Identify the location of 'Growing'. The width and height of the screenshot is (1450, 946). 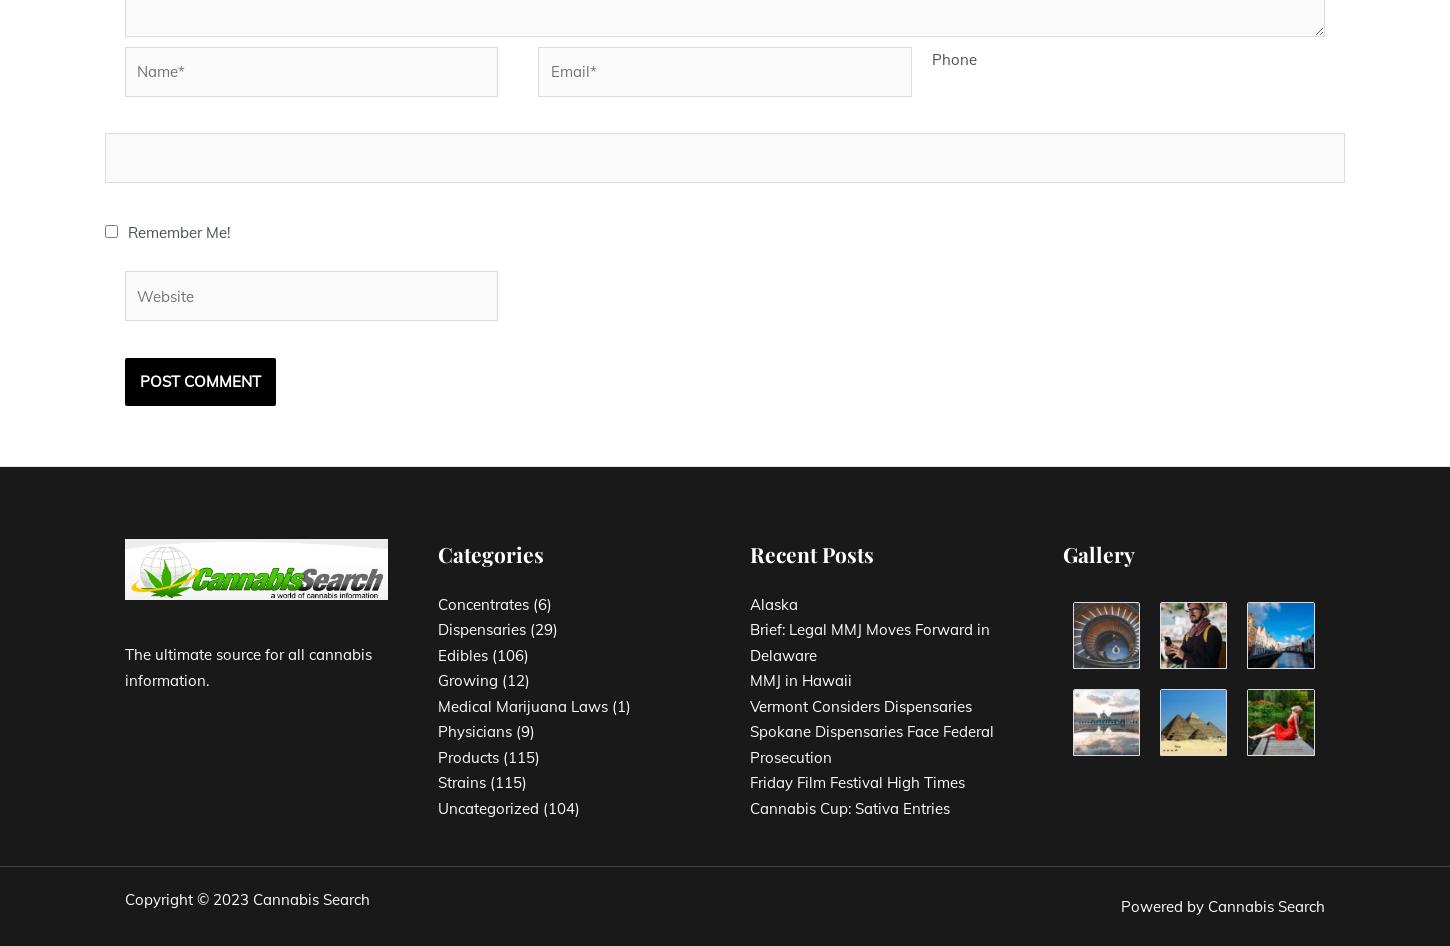
(466, 680).